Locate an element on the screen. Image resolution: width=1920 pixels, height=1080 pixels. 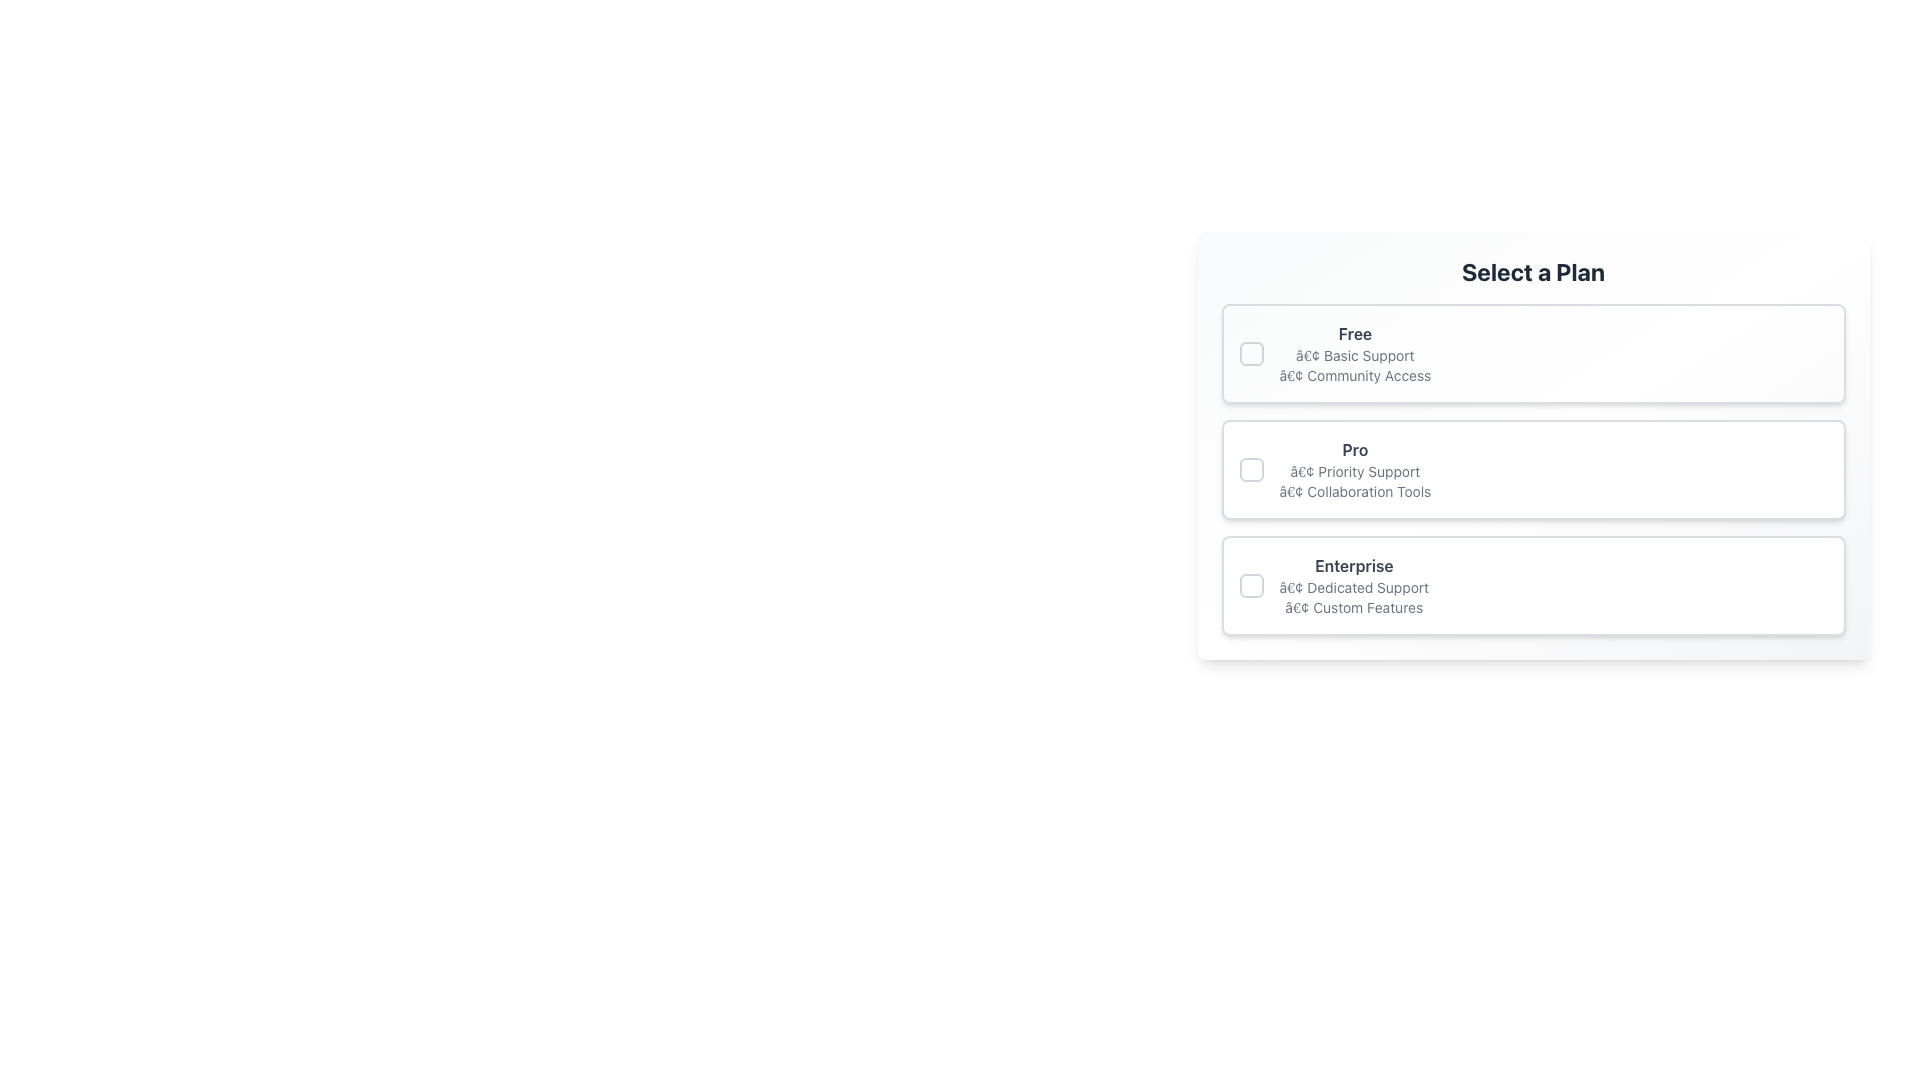
the text element displaying 'Enterprise' in bold gray font, located centrally in the bottom pricing option section above the features list is located at coordinates (1354, 566).